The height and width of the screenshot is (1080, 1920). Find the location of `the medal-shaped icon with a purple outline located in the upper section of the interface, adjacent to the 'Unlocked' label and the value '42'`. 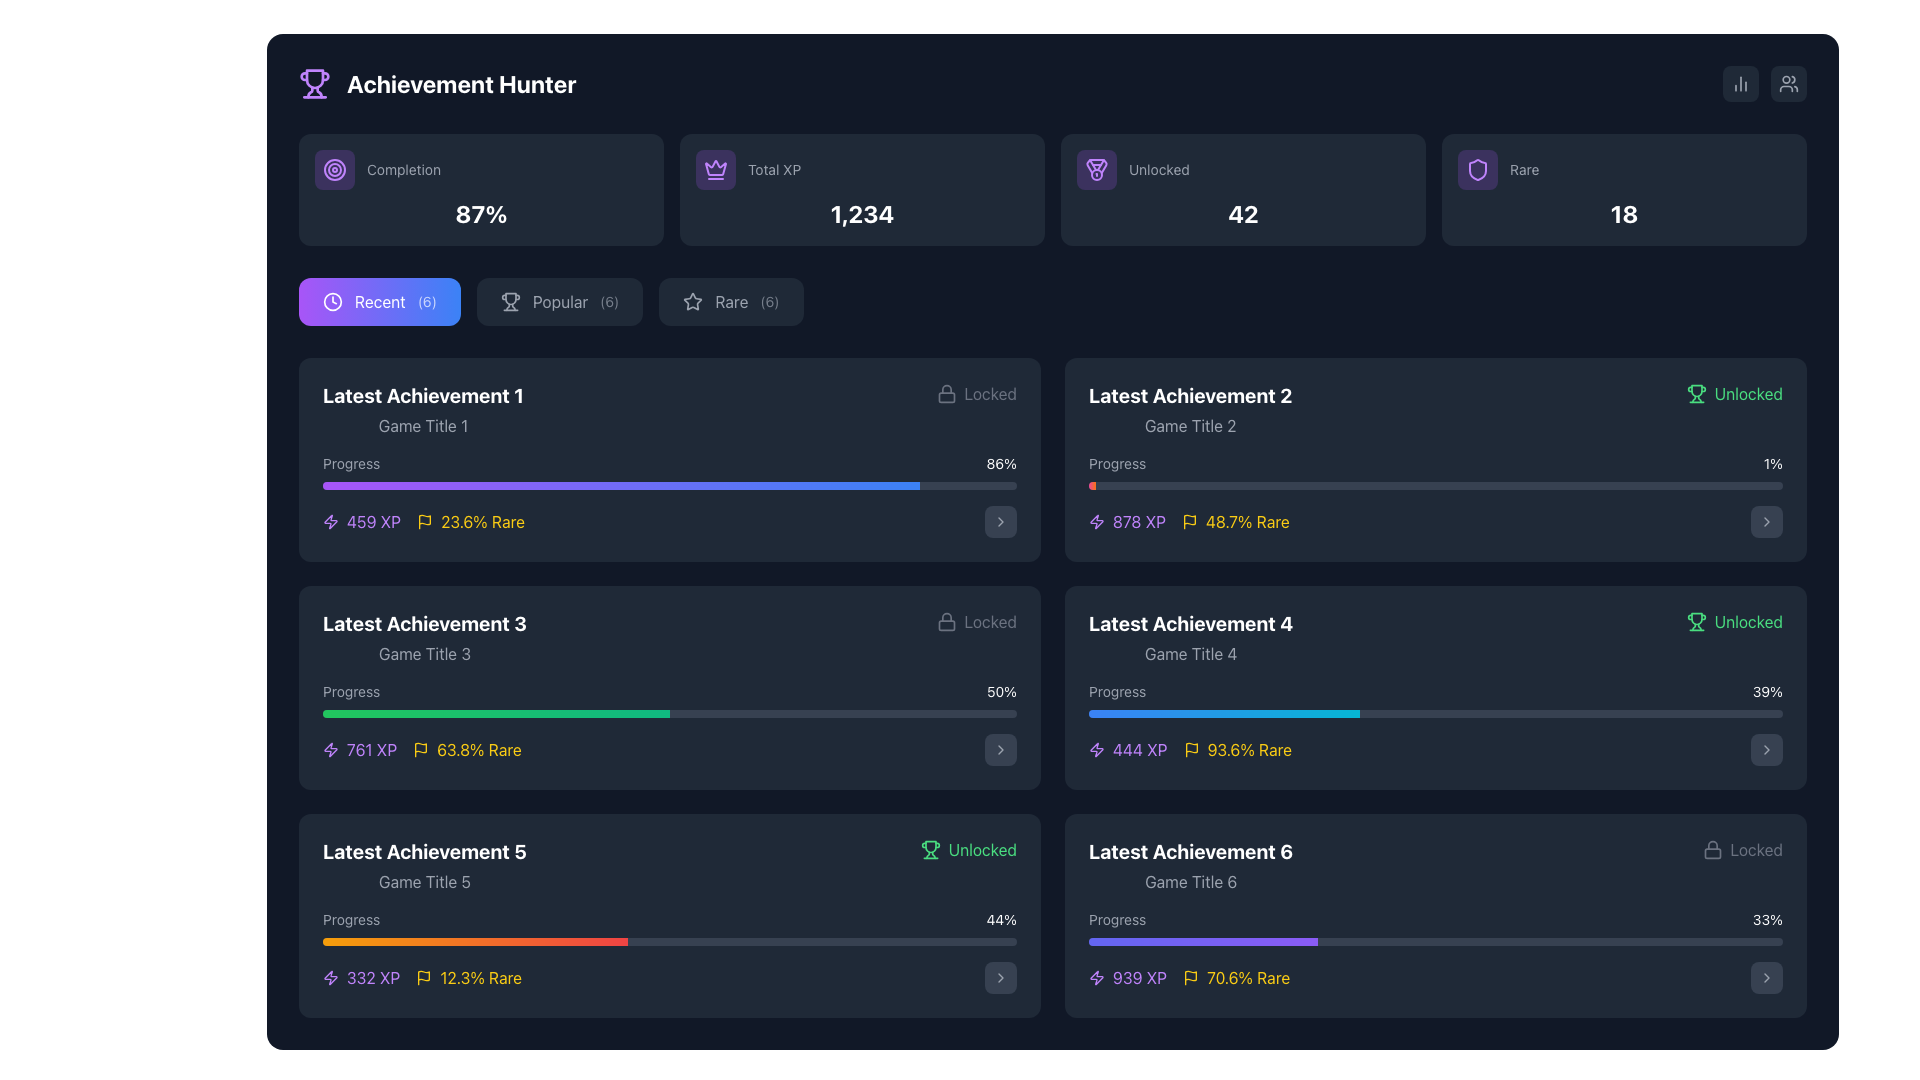

the medal-shaped icon with a purple outline located in the upper section of the interface, adjacent to the 'Unlocked' label and the value '42' is located at coordinates (1096, 168).